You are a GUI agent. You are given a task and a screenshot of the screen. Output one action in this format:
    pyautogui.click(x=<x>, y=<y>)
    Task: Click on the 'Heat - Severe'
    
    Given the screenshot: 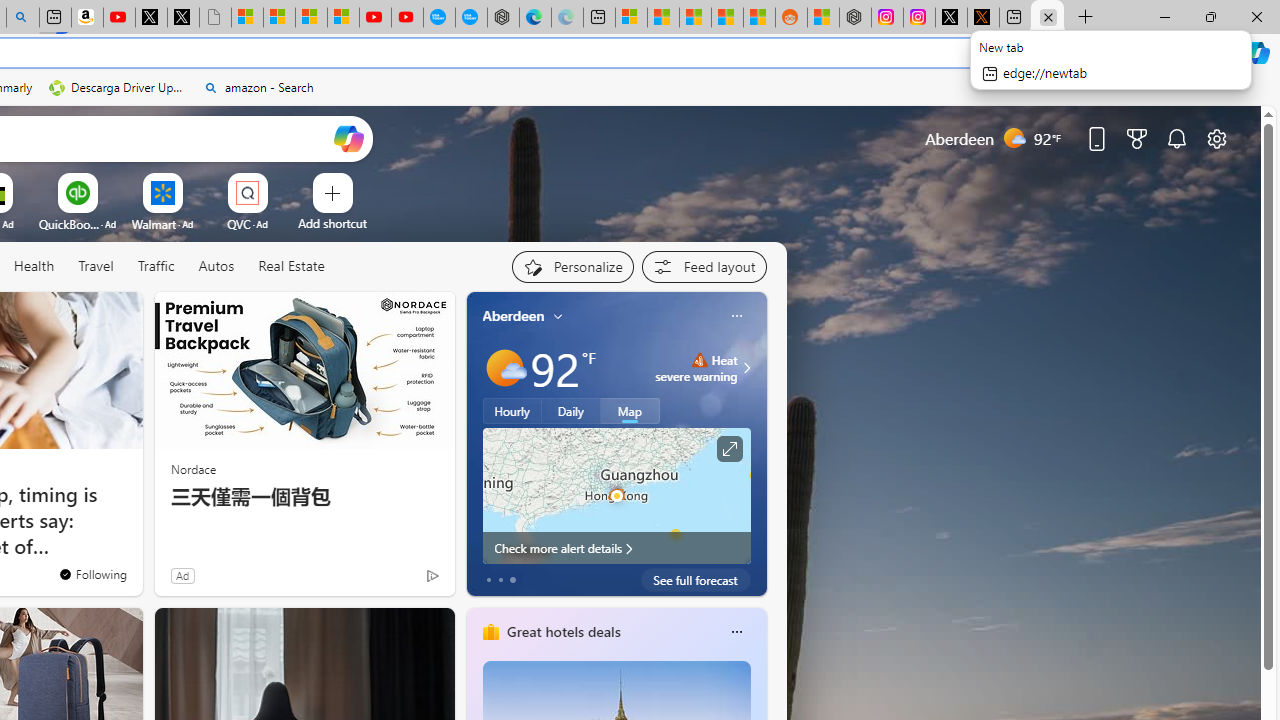 What is the action you would take?
    pyautogui.click(x=699, y=360)
    